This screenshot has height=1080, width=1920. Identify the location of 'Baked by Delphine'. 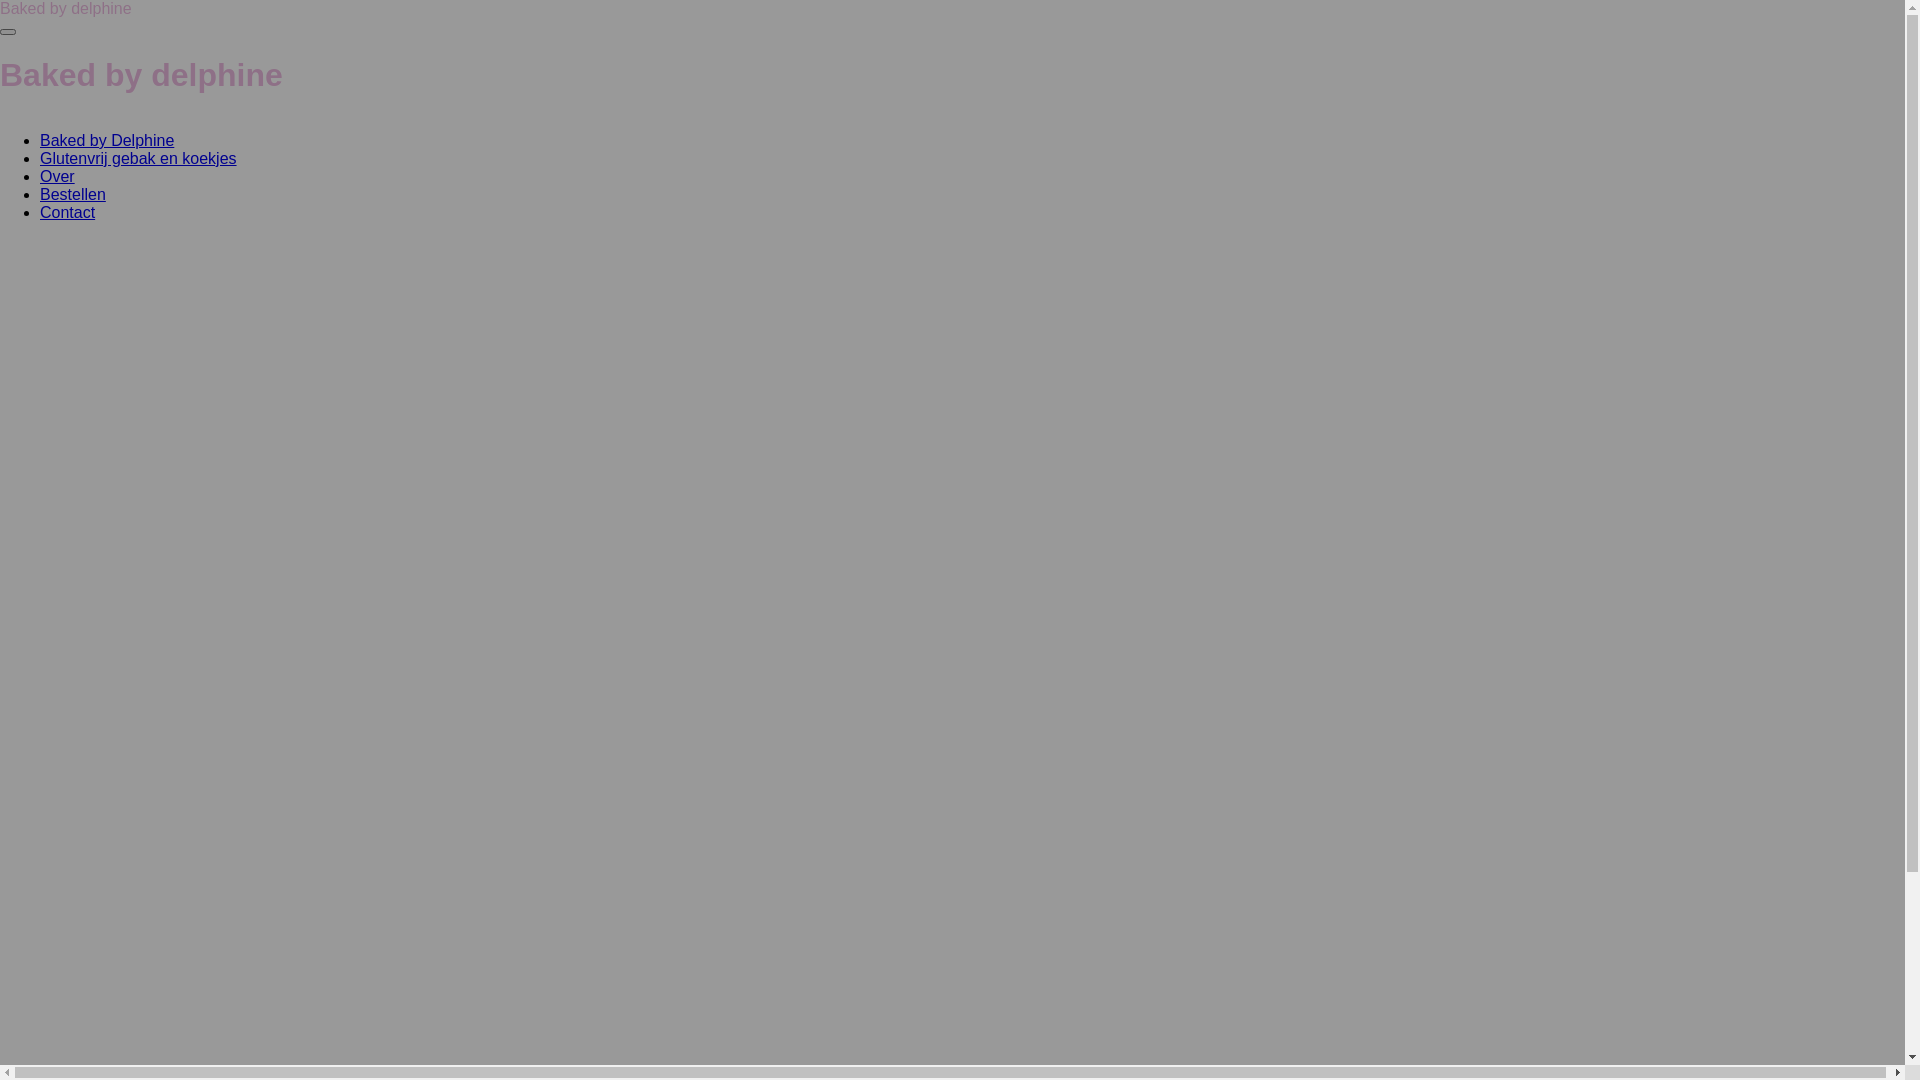
(39, 139).